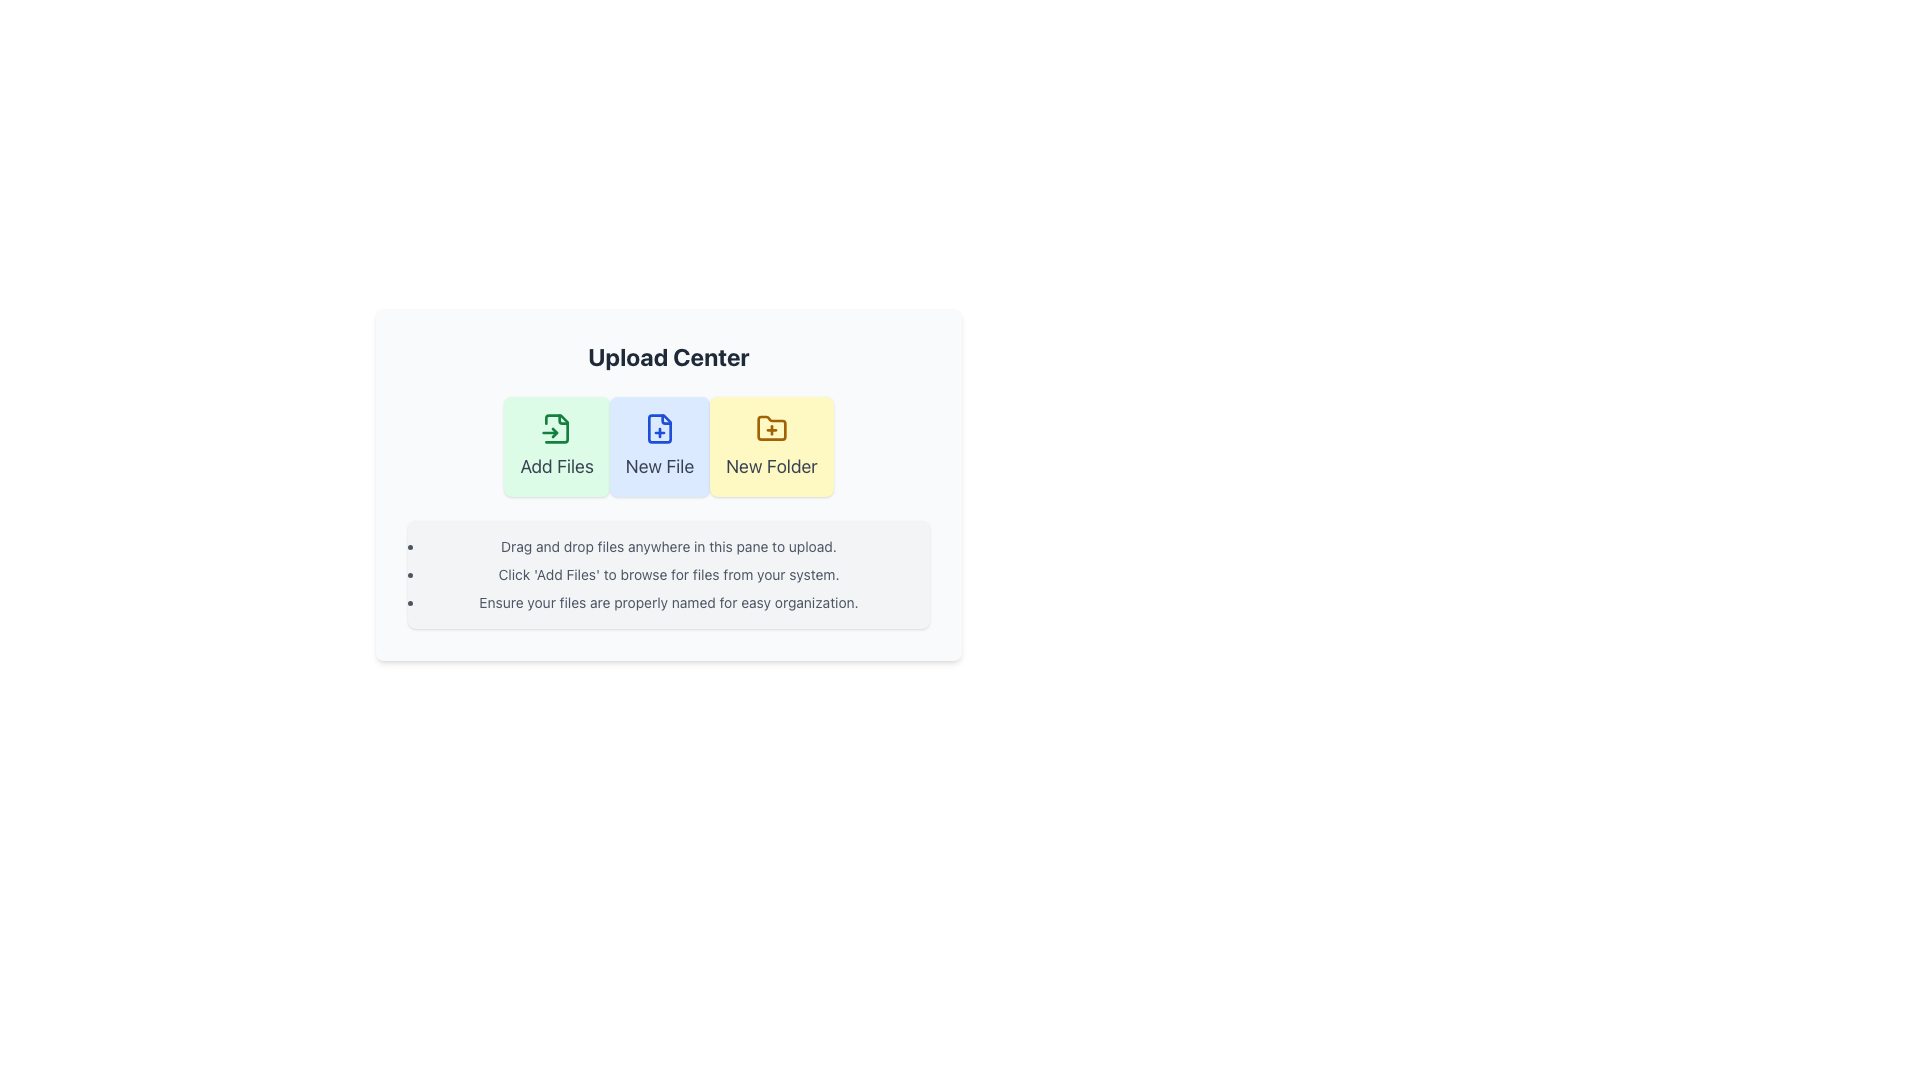 This screenshot has width=1920, height=1080. Describe the element at coordinates (668, 574) in the screenshot. I see `instructional text from the Informational Panel located at the bottom of the 'Upload Center', which features a light gray background and rounded corners` at that location.